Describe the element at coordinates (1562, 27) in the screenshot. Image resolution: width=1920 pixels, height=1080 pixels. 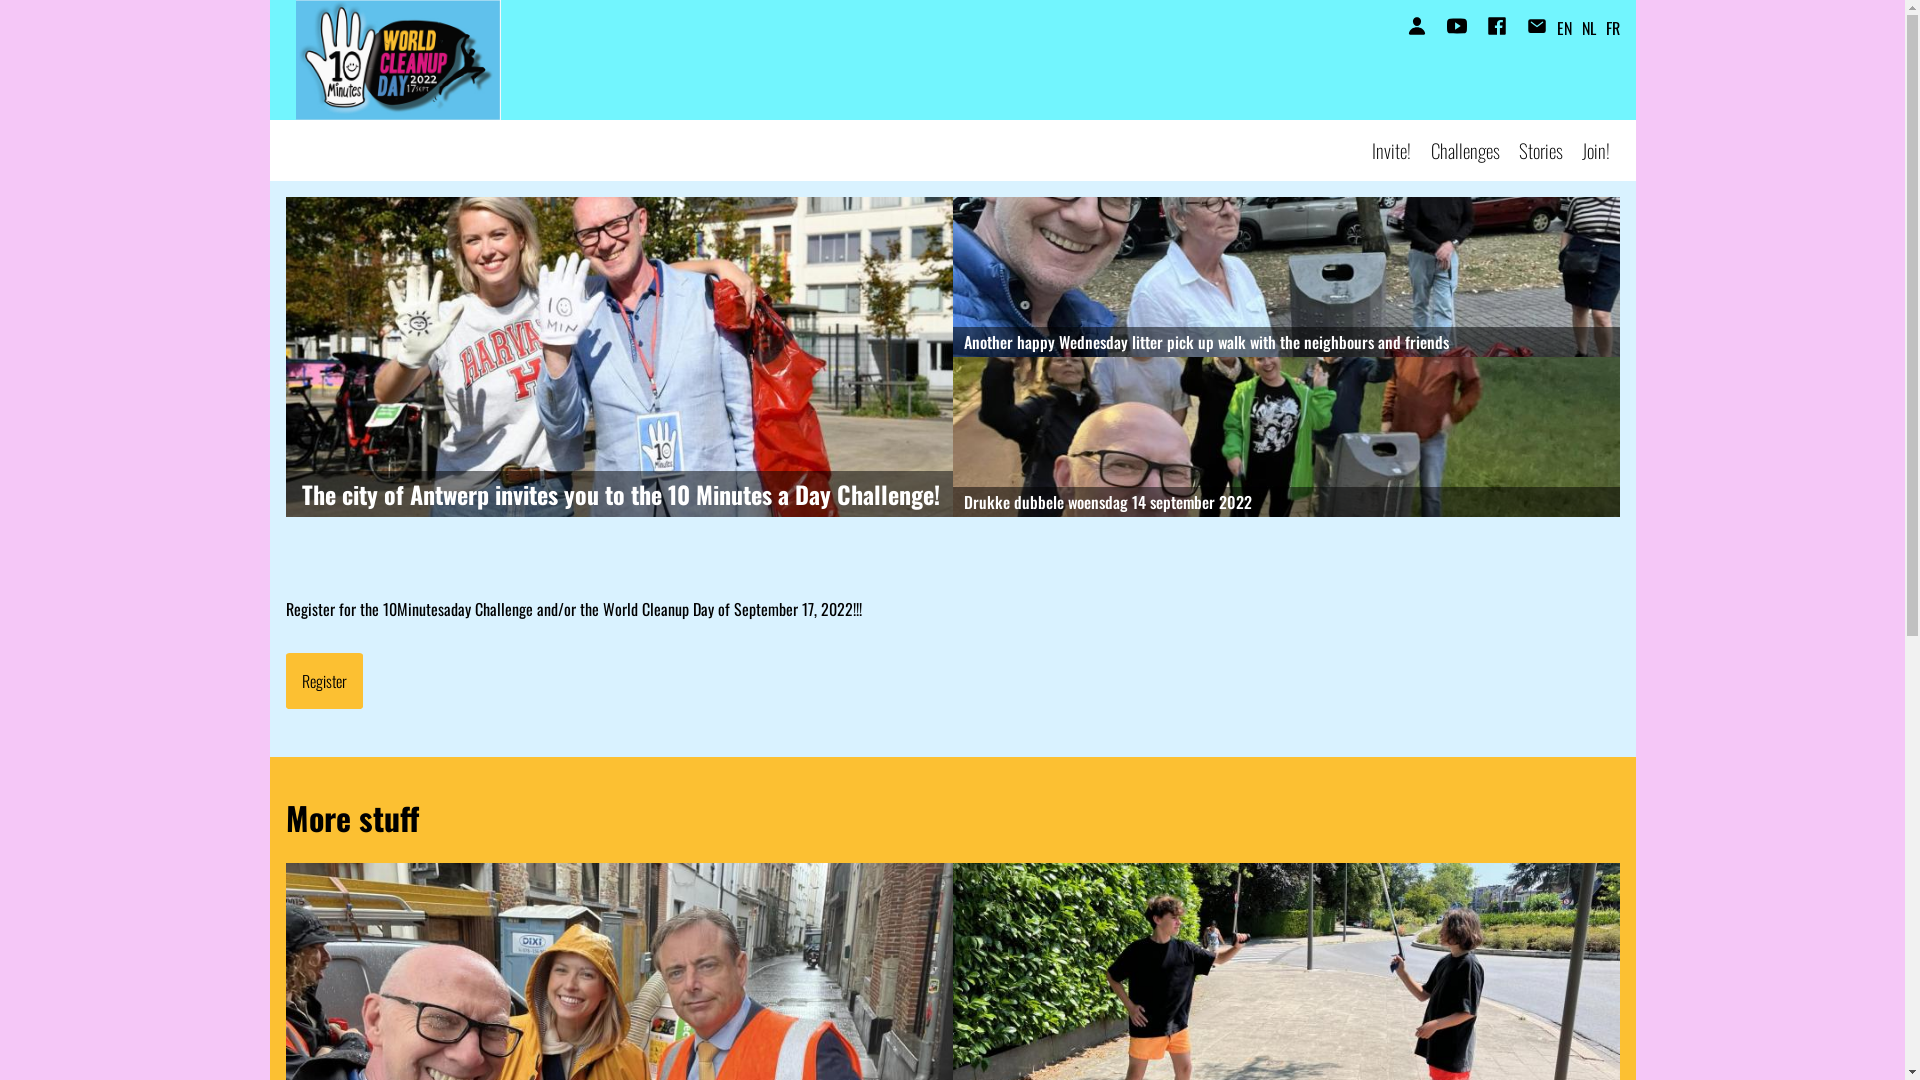
I see `'EN'` at that location.